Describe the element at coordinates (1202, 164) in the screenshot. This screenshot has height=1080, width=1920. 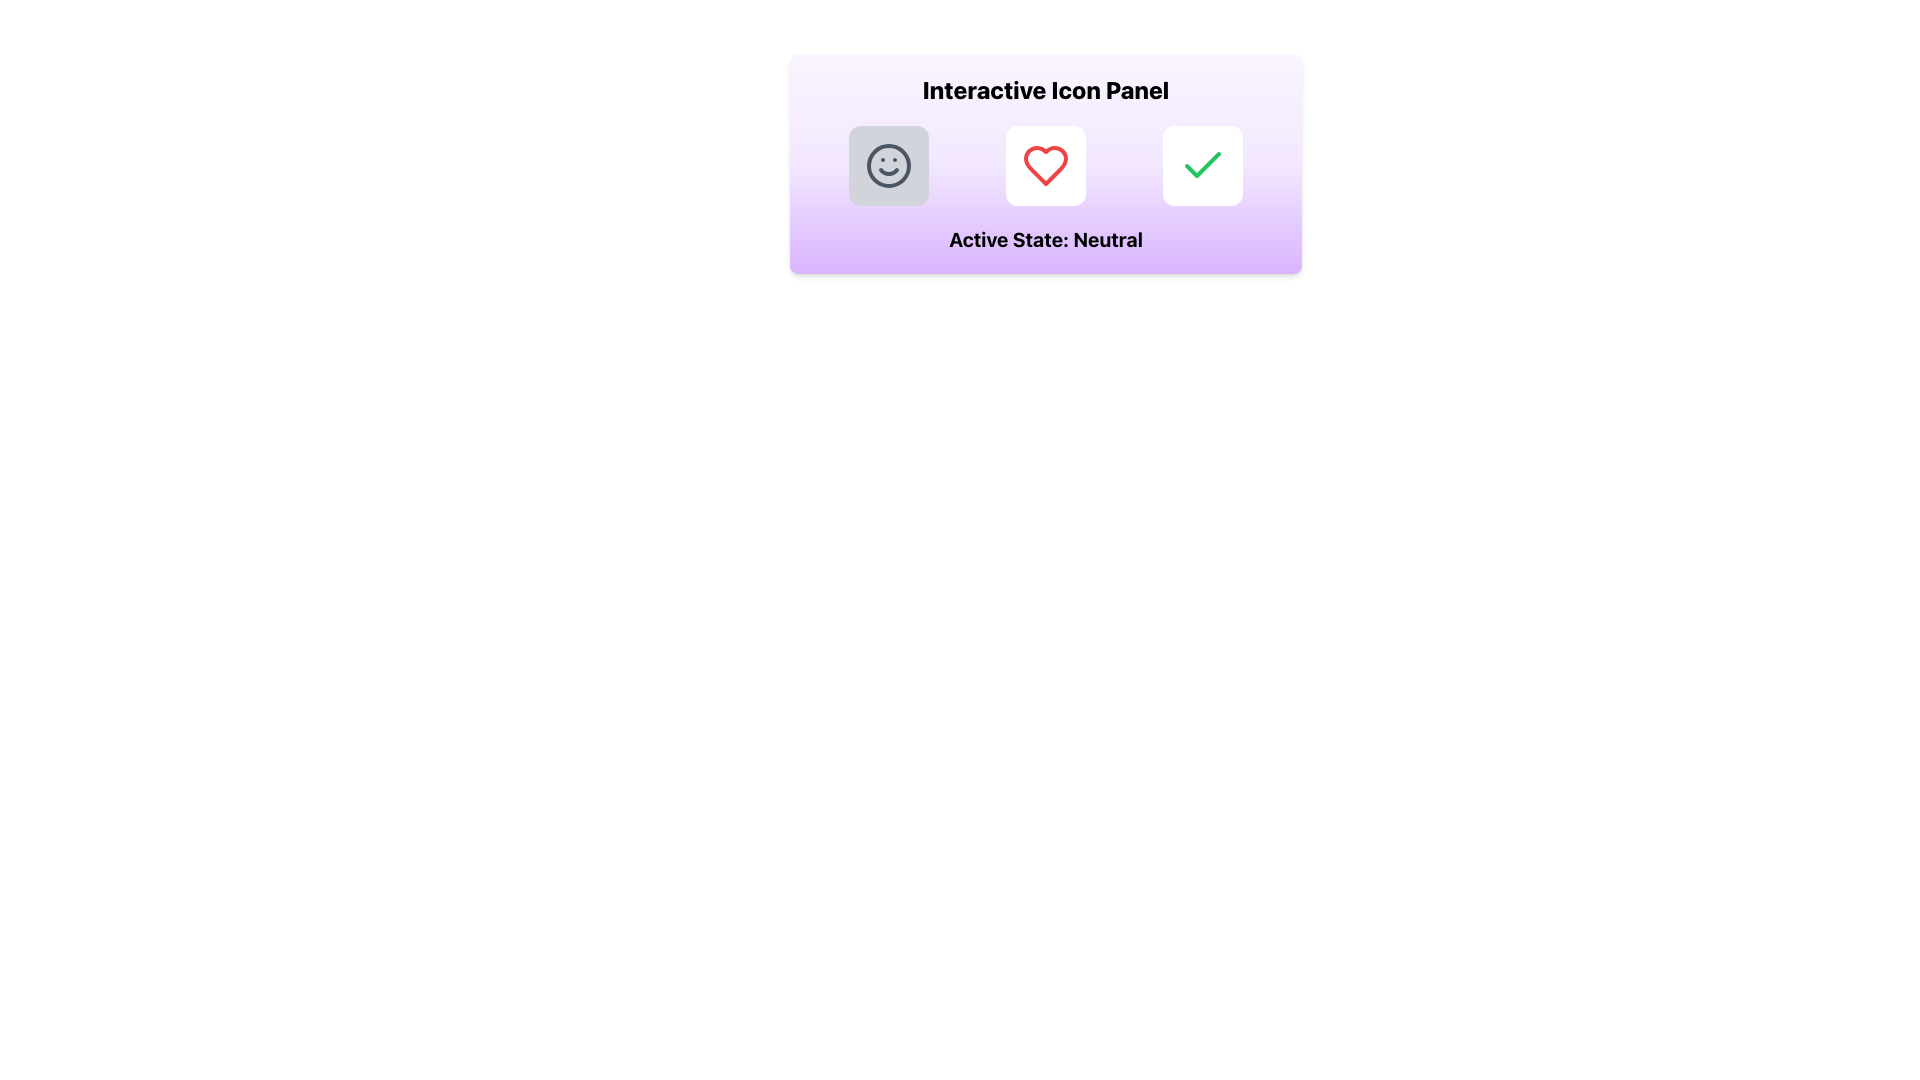
I see `the green checkmark icon in the third position of the 'Interactive Icon Panel'` at that location.